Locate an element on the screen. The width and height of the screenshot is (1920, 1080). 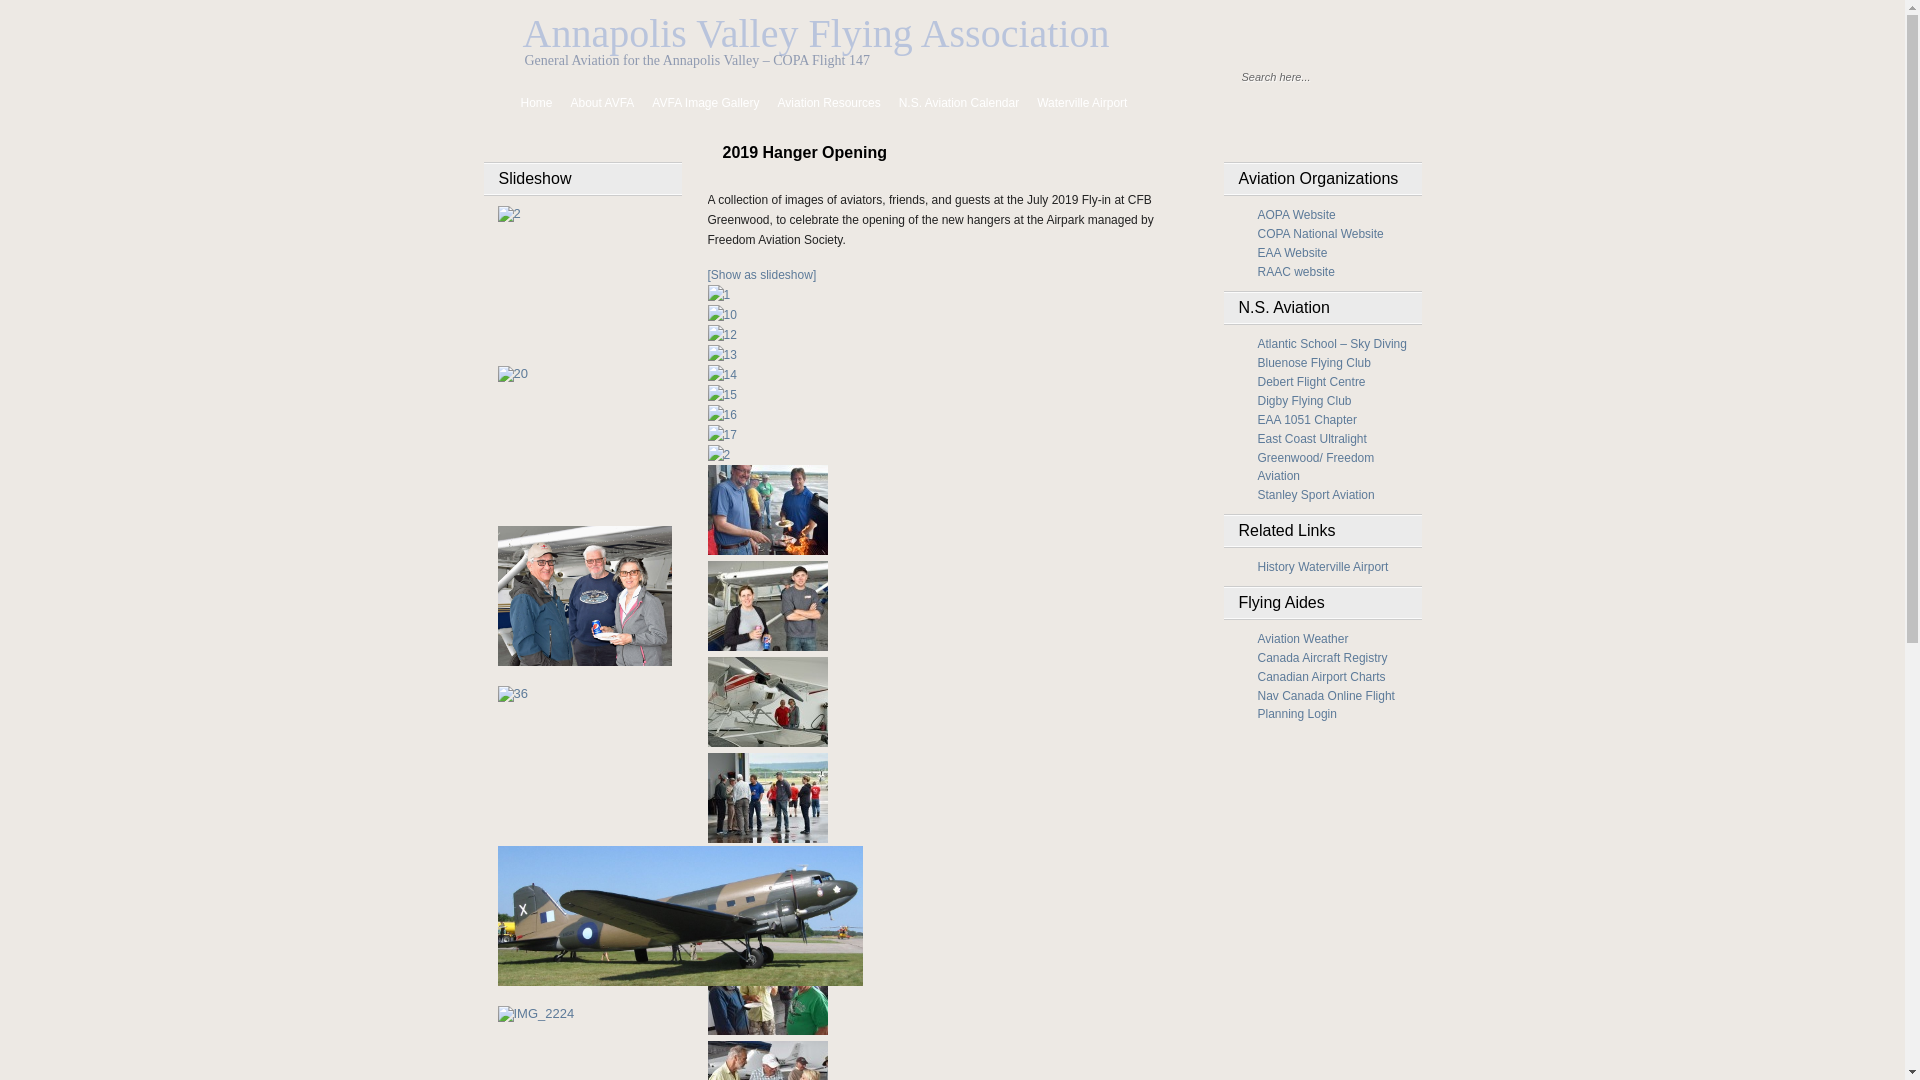
'10' is located at coordinates (708, 315).